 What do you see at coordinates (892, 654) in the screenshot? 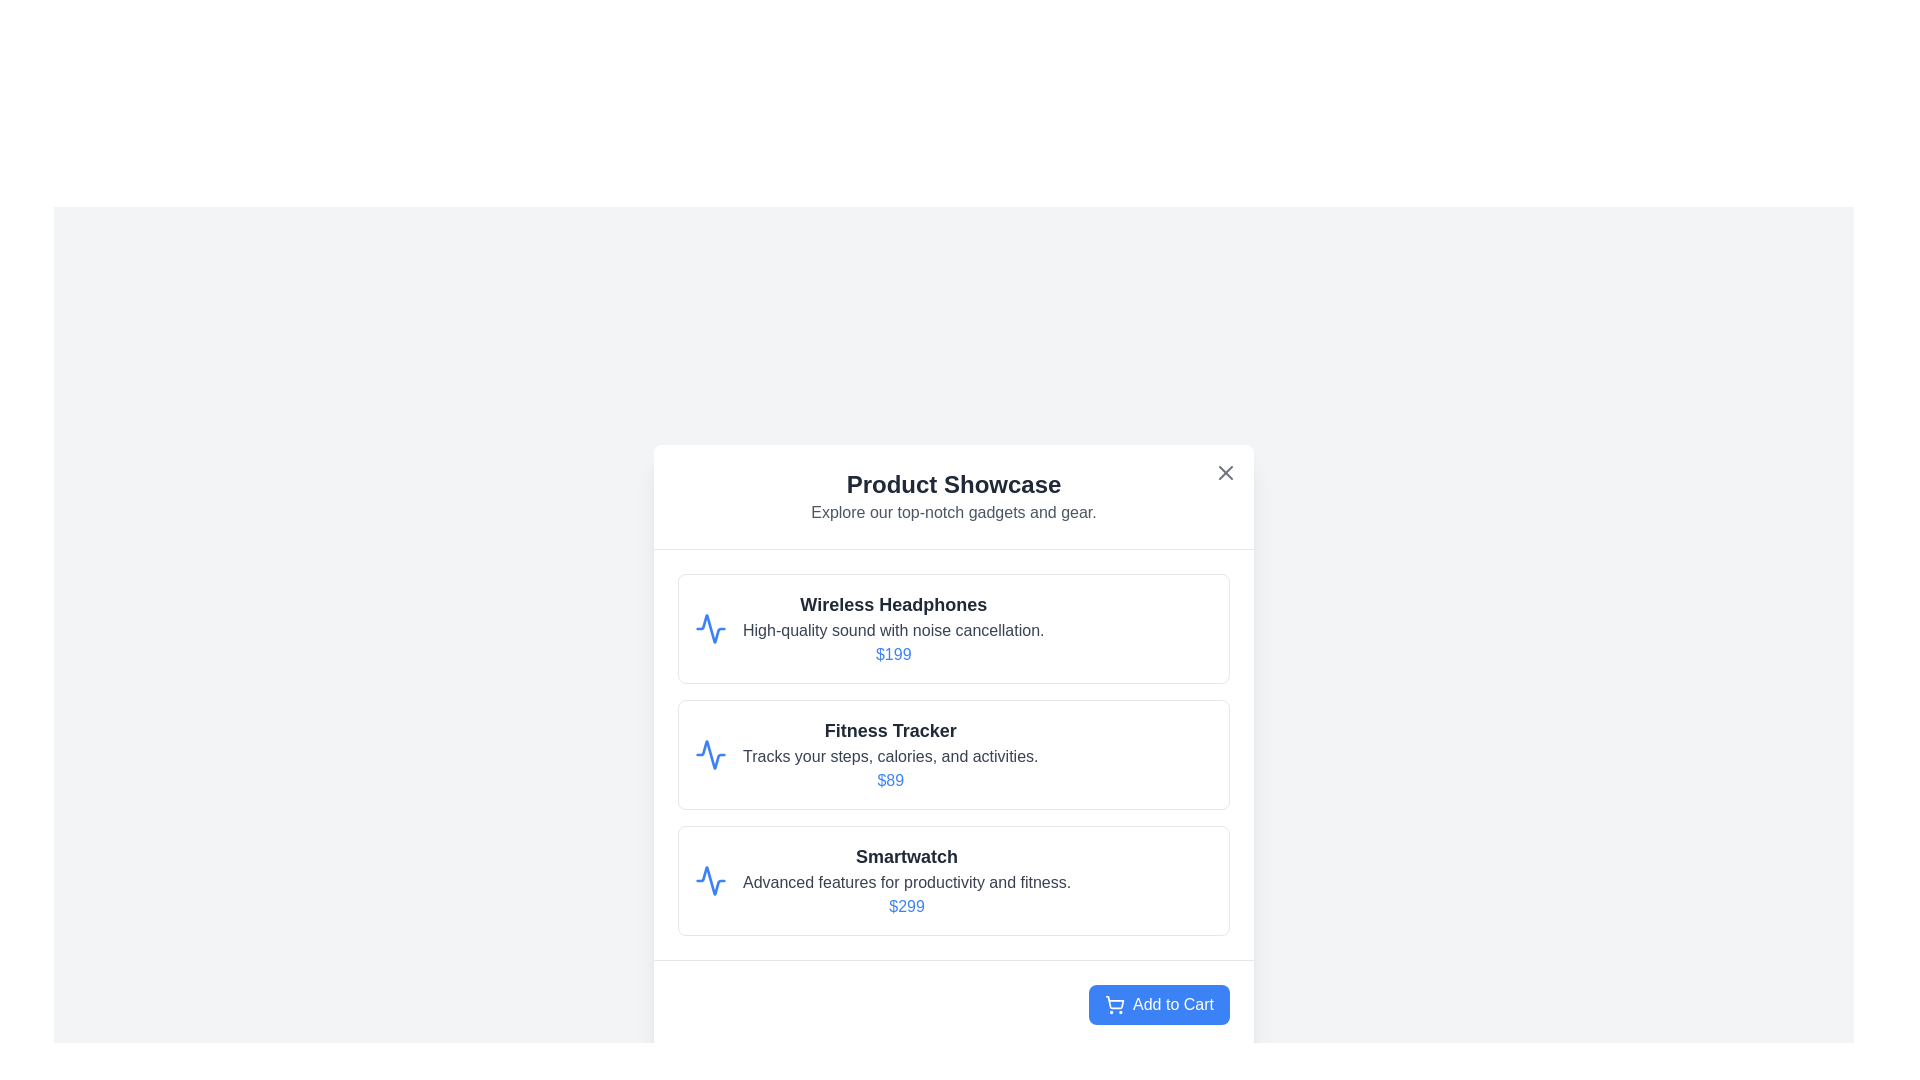
I see `the price label displaying '$199' in bold blue text, located below the description 'High-quality sound with noise cancellation' and to the right of the icon` at bounding box center [892, 654].